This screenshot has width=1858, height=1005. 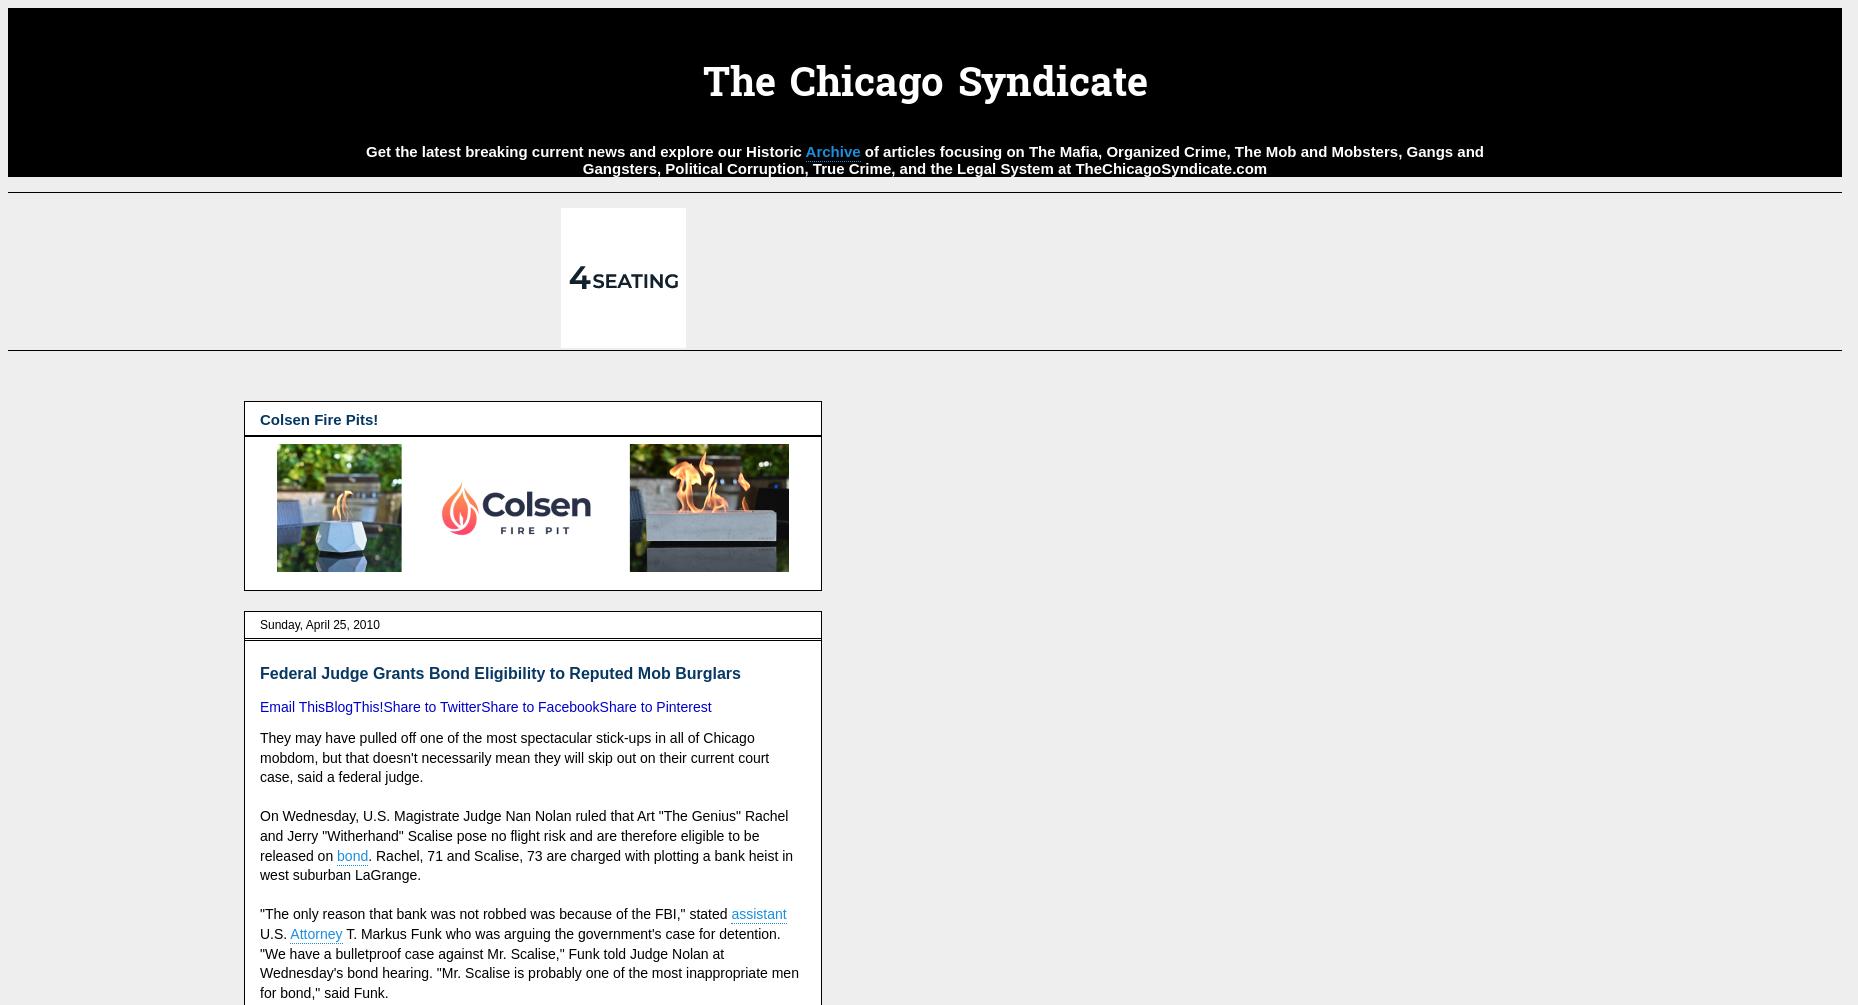 What do you see at coordinates (539, 707) in the screenshot?
I see `'Share to Facebook'` at bounding box center [539, 707].